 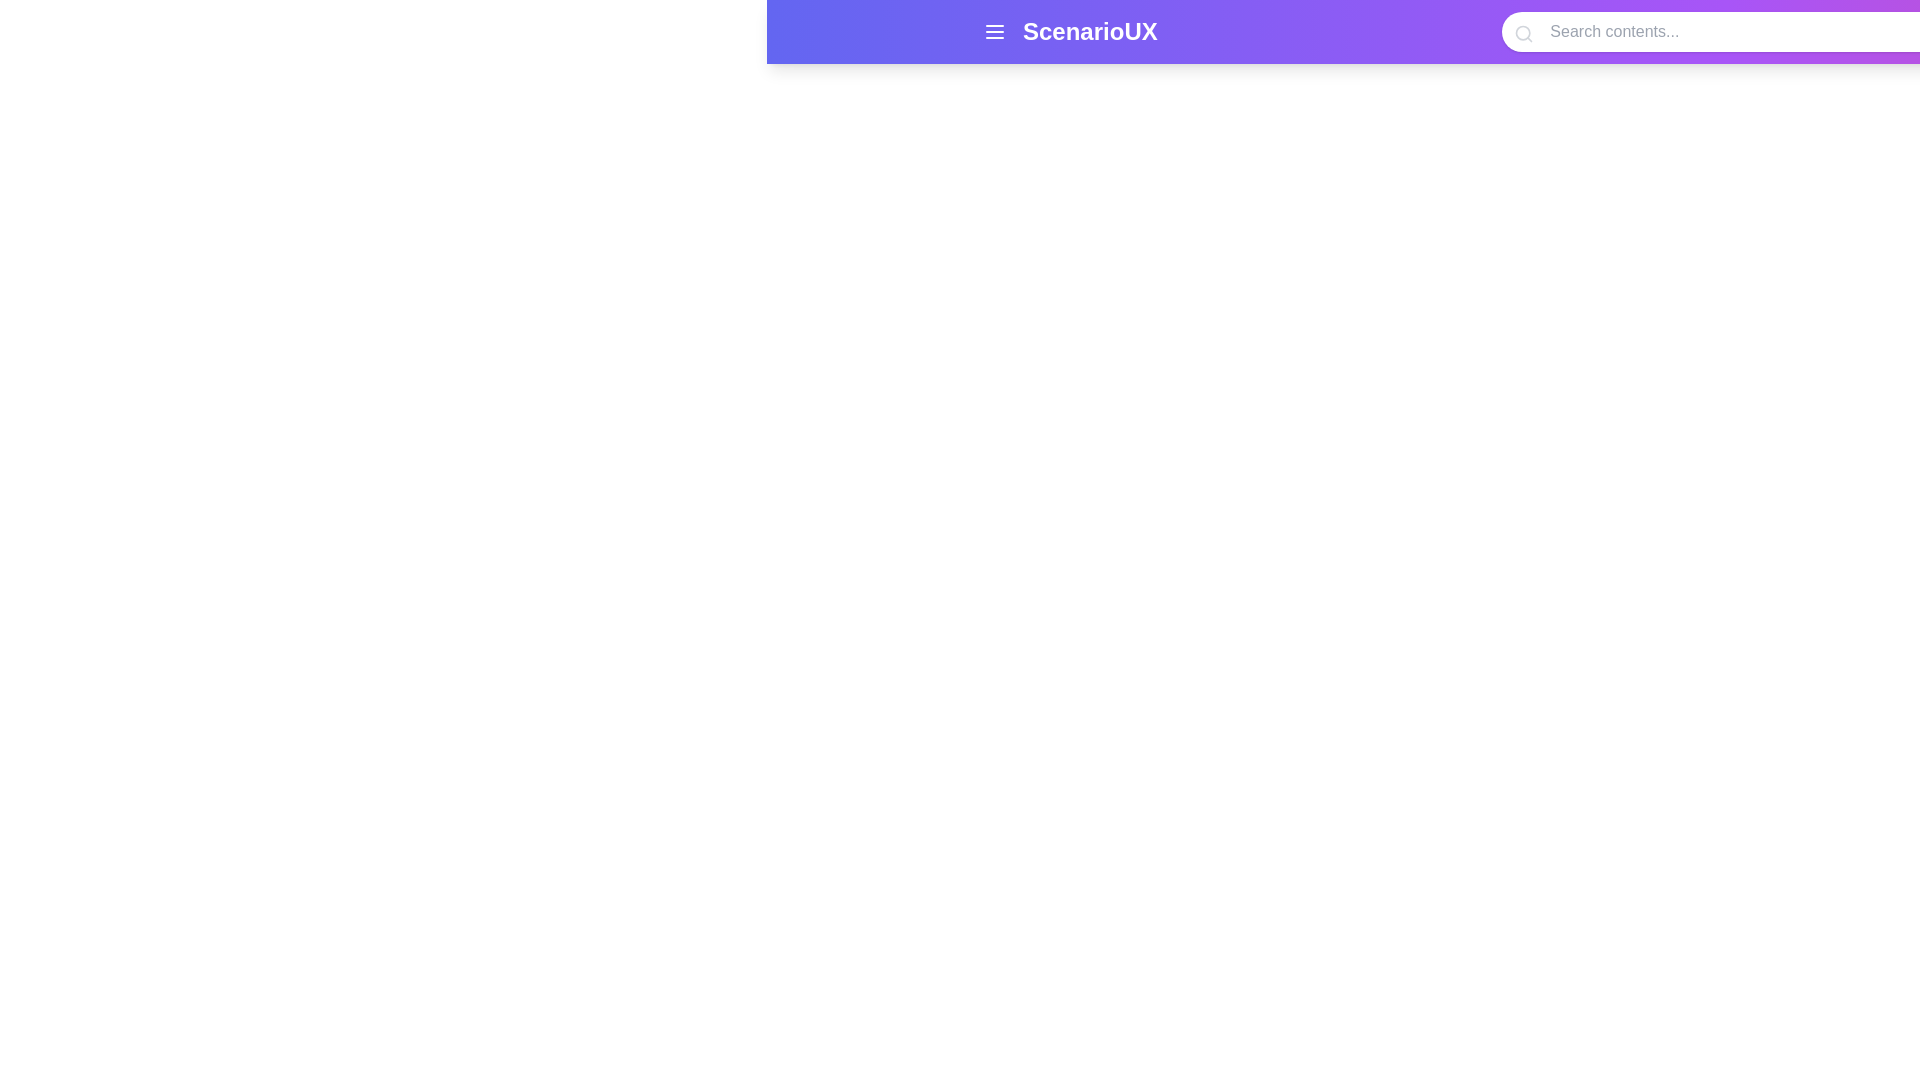 What do you see at coordinates (994, 31) in the screenshot?
I see `the SVG menu button located on the left side of the purple header bar, adjacent to the 'ScenarioUX' text` at bounding box center [994, 31].